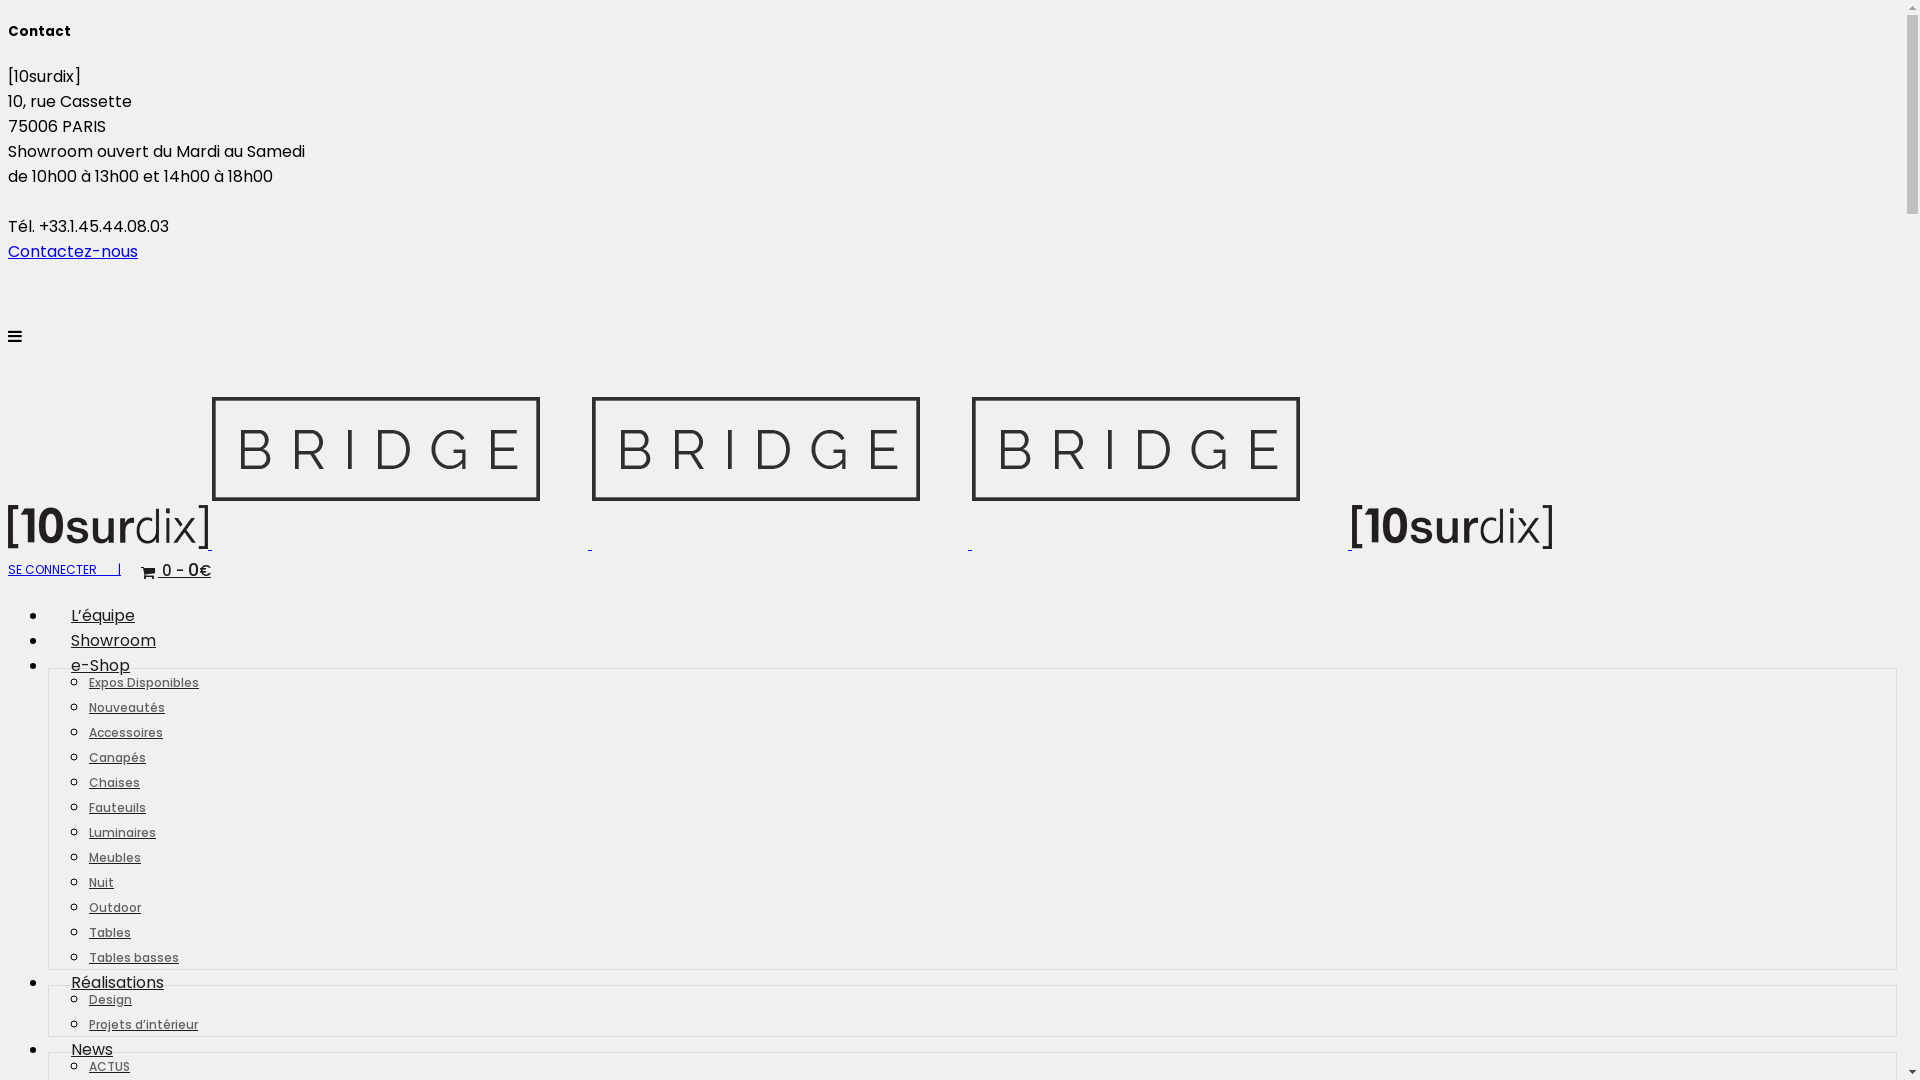 The image size is (1920, 1080). I want to click on 'Outdoor', so click(114, 906).